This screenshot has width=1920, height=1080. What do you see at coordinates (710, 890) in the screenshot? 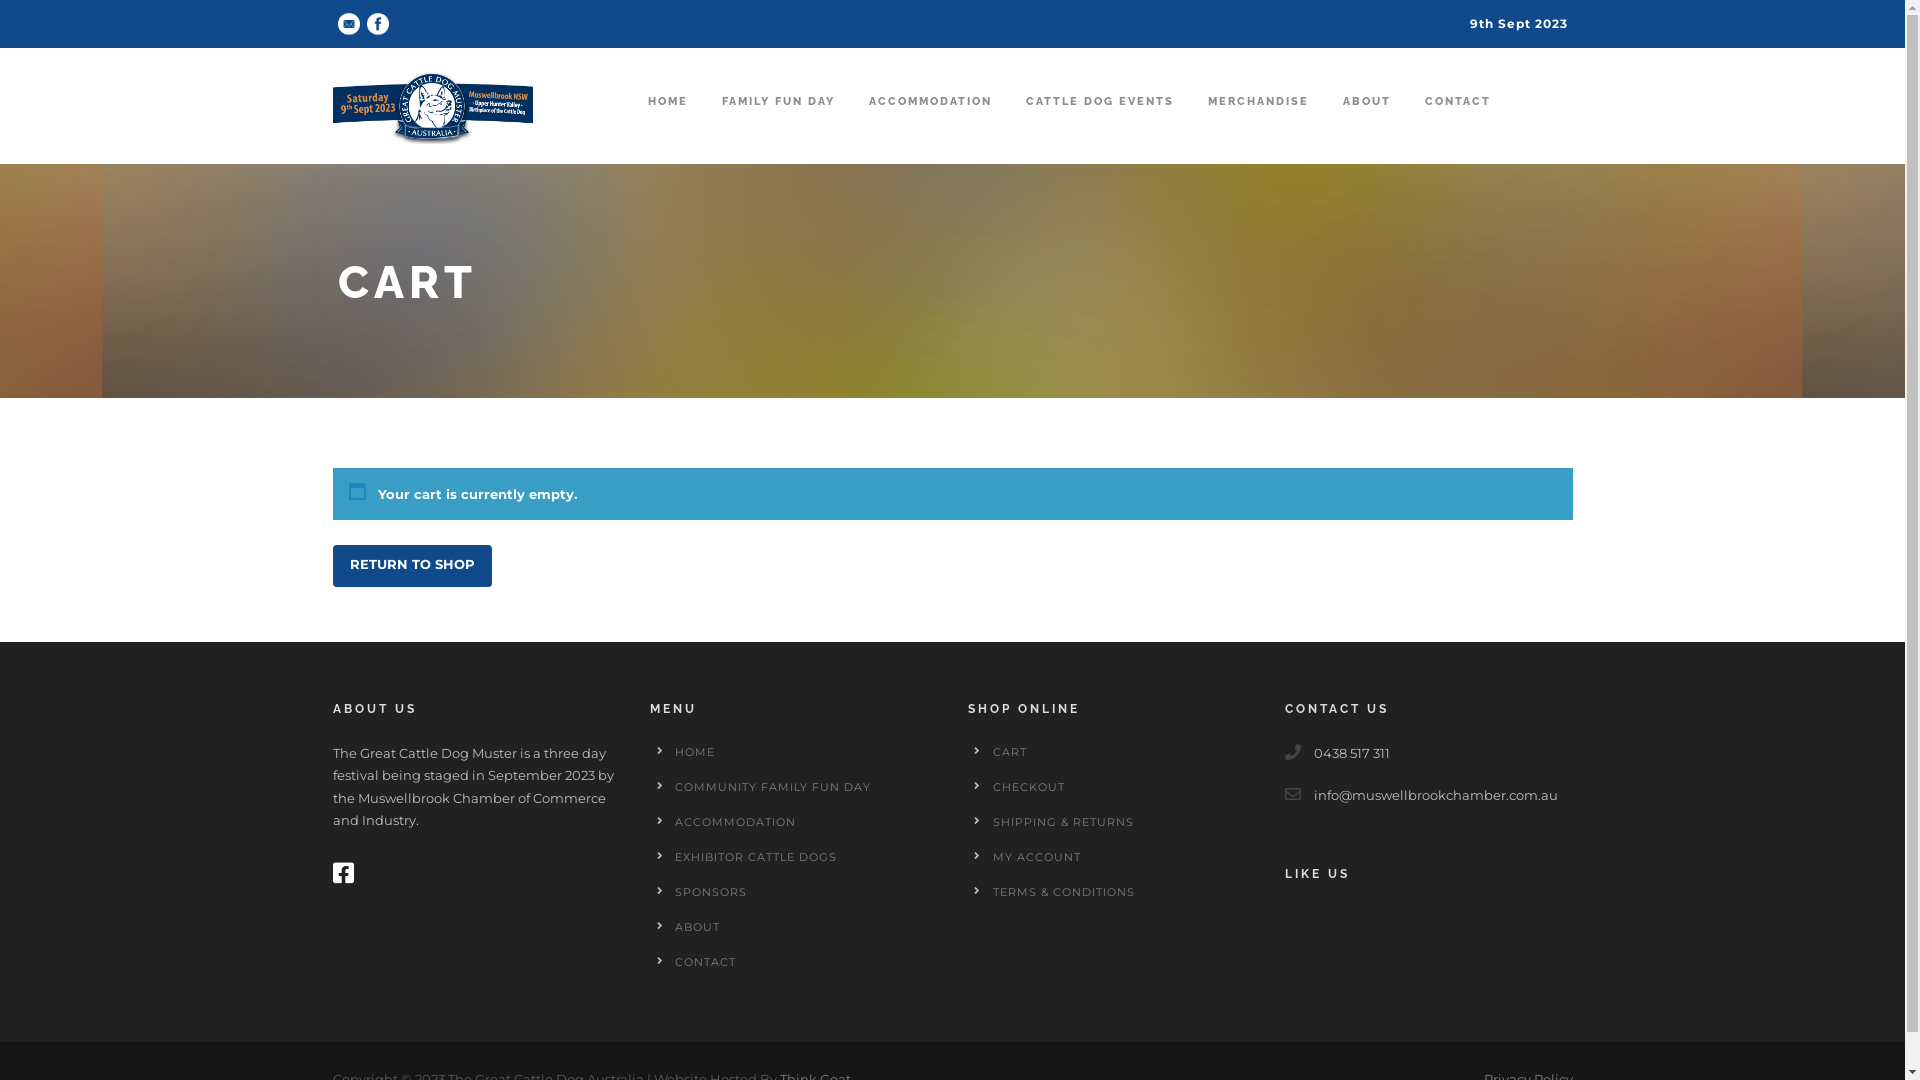
I see `'SPONSORS'` at bounding box center [710, 890].